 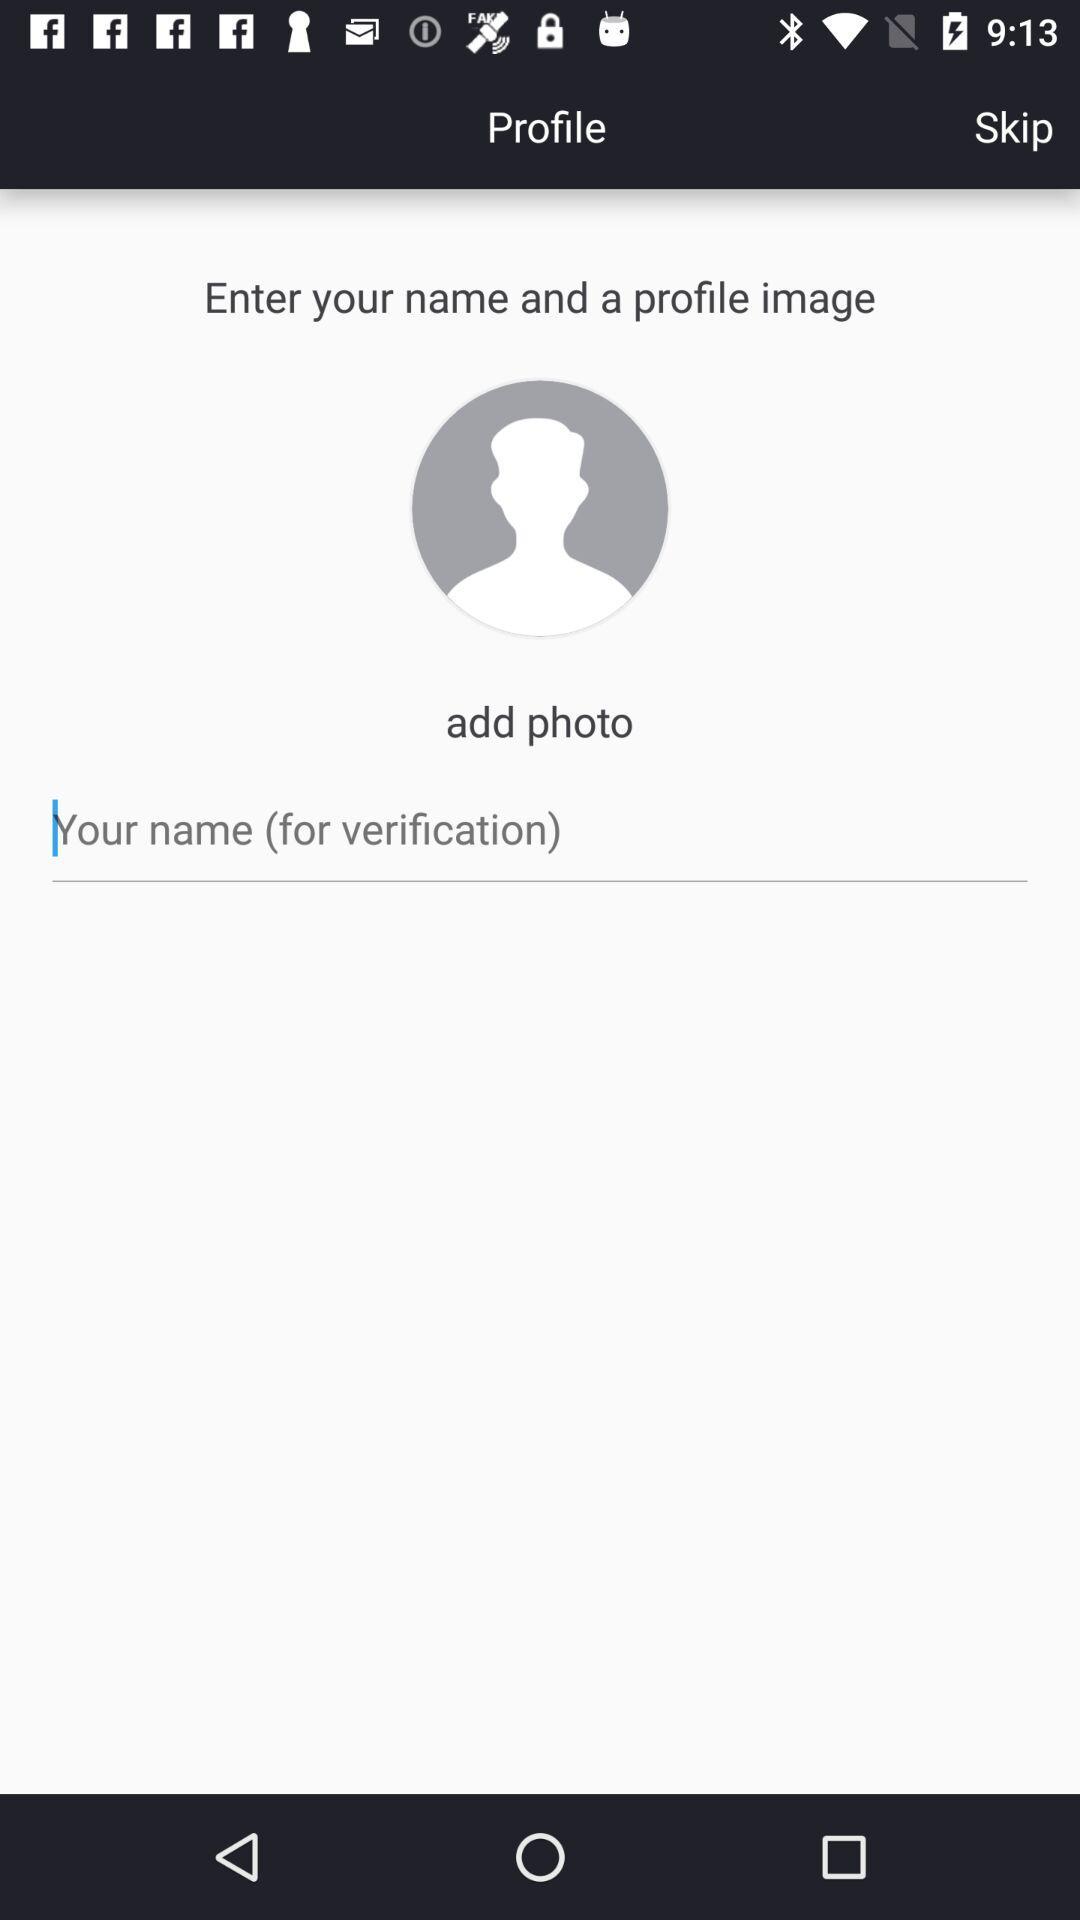 What do you see at coordinates (1014, 124) in the screenshot?
I see `icon next to the profile` at bounding box center [1014, 124].